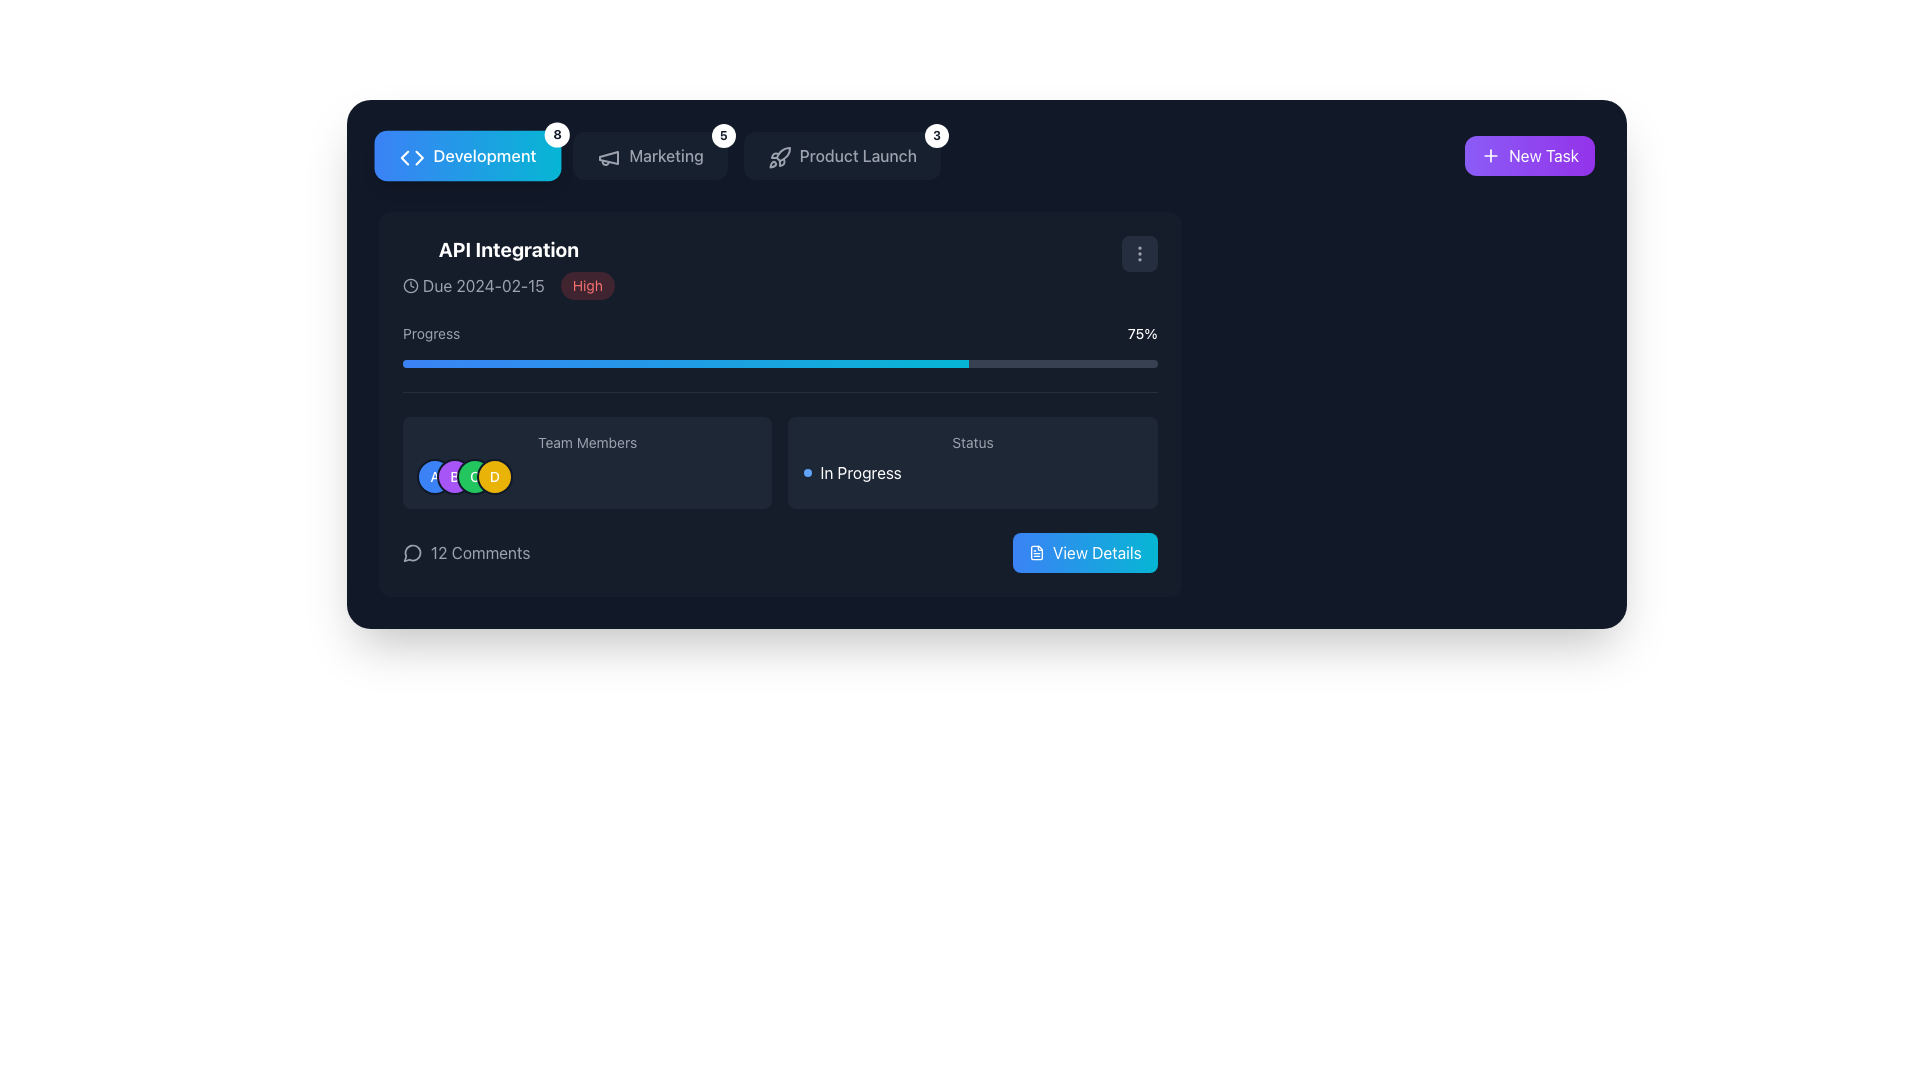 The height and width of the screenshot is (1080, 1920). I want to click on the icon representing announcements or promotions, located near the central-right side of the 'Marketing' button in the navigation bar, so click(608, 157).